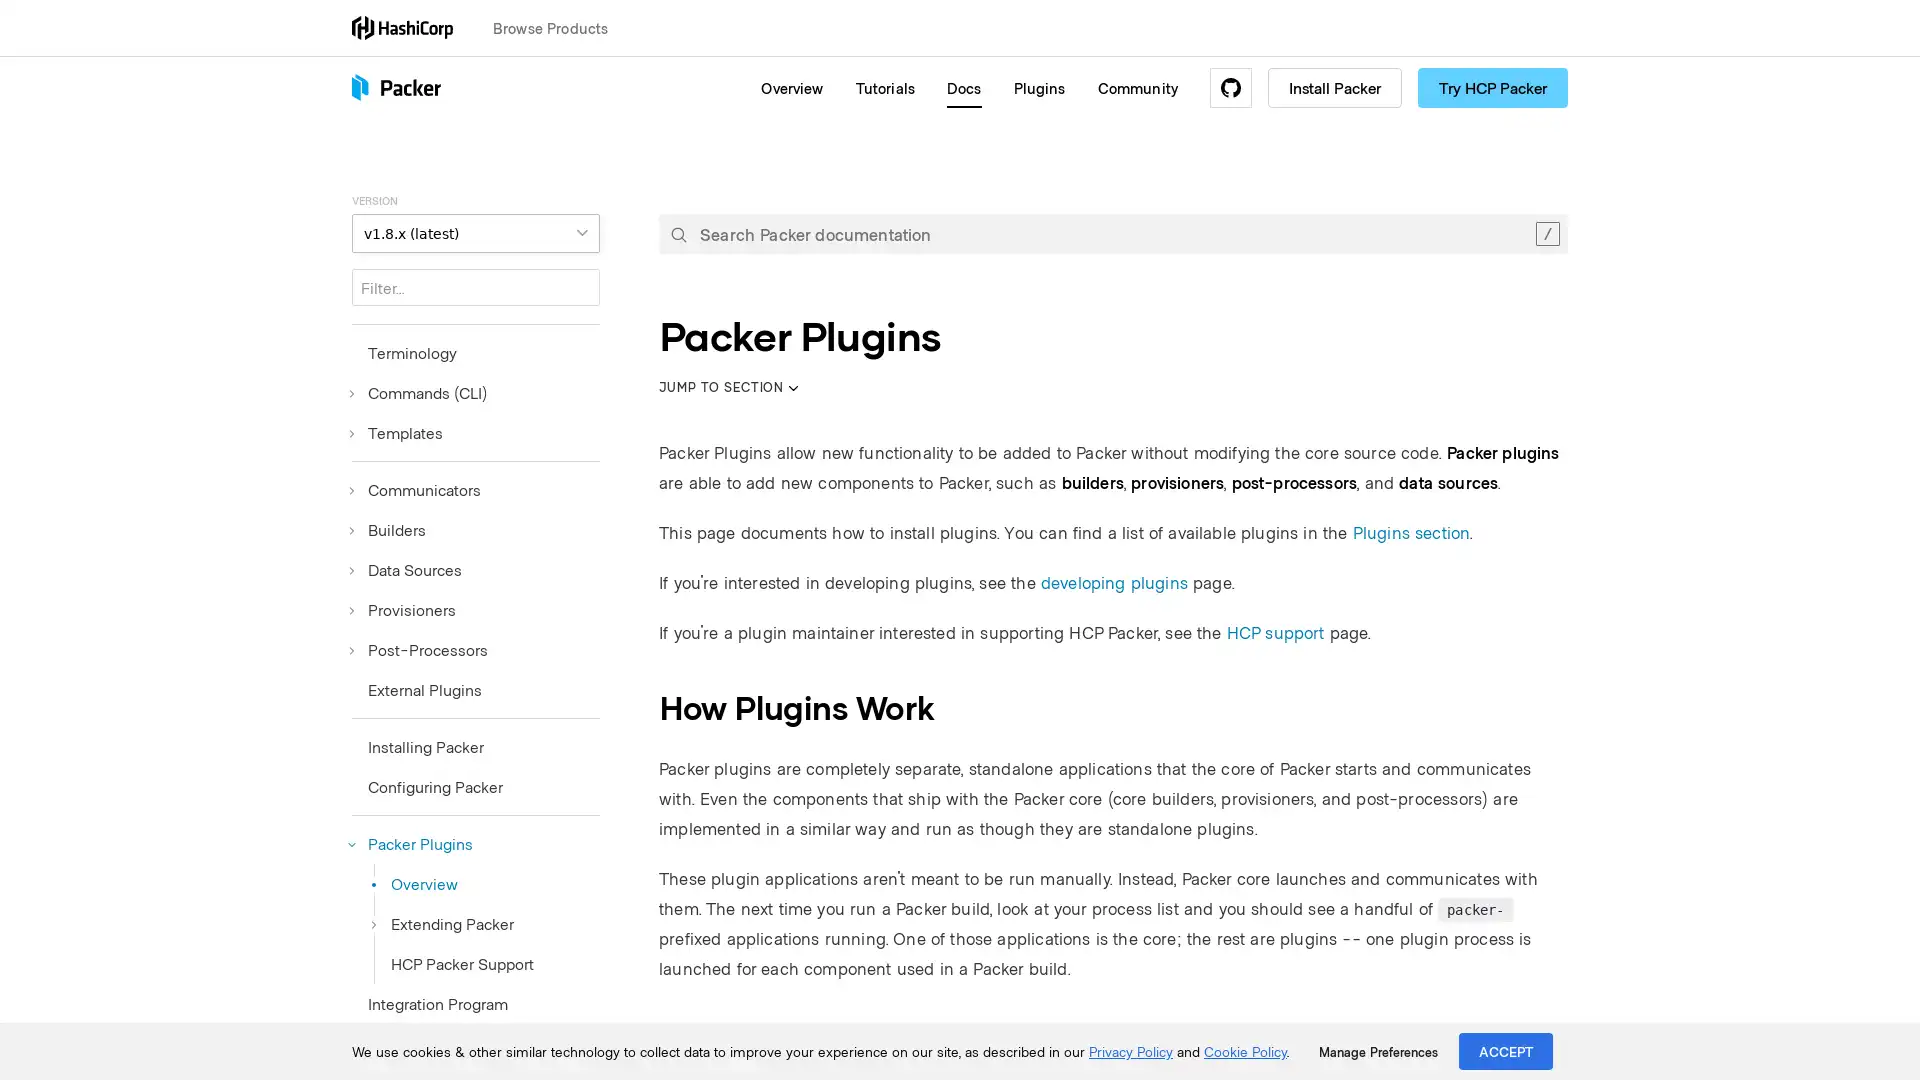 The width and height of the screenshot is (1920, 1080). Describe the element at coordinates (415, 489) in the screenshot. I see `Communicators` at that location.